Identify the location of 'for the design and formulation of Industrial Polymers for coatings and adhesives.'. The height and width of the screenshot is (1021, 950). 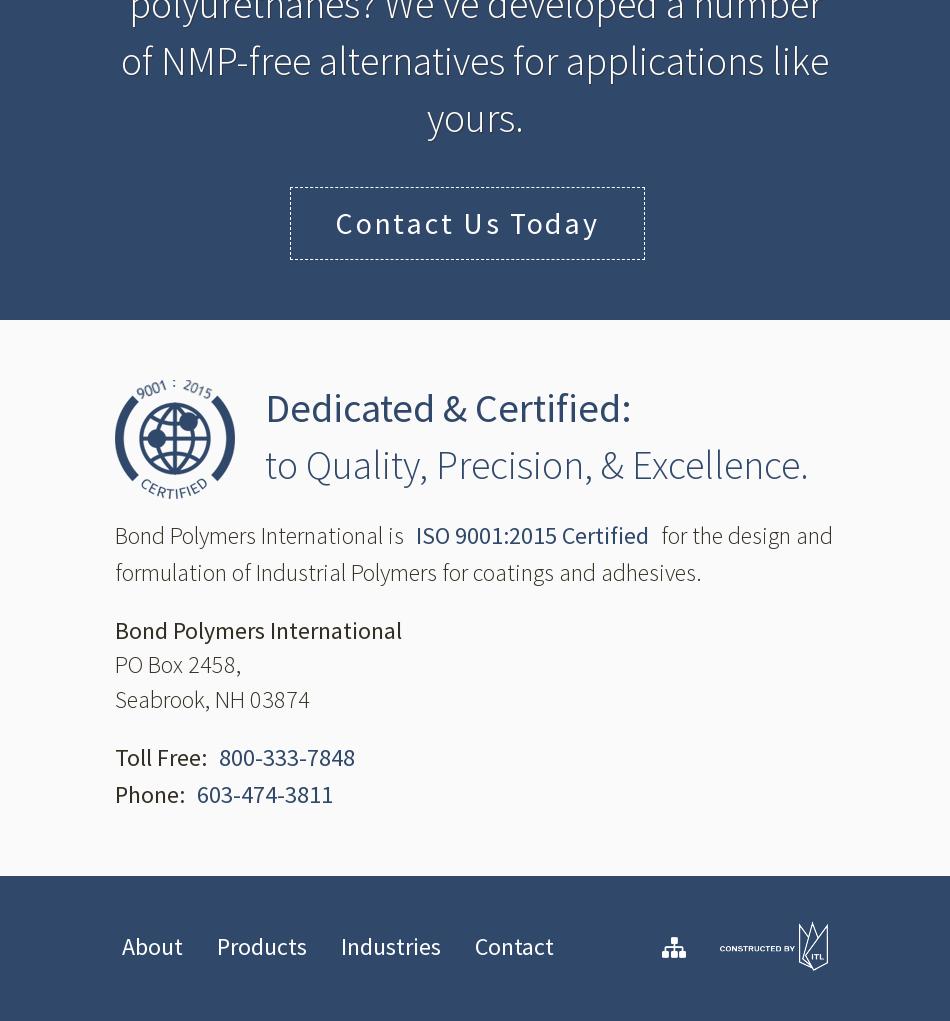
(472, 551).